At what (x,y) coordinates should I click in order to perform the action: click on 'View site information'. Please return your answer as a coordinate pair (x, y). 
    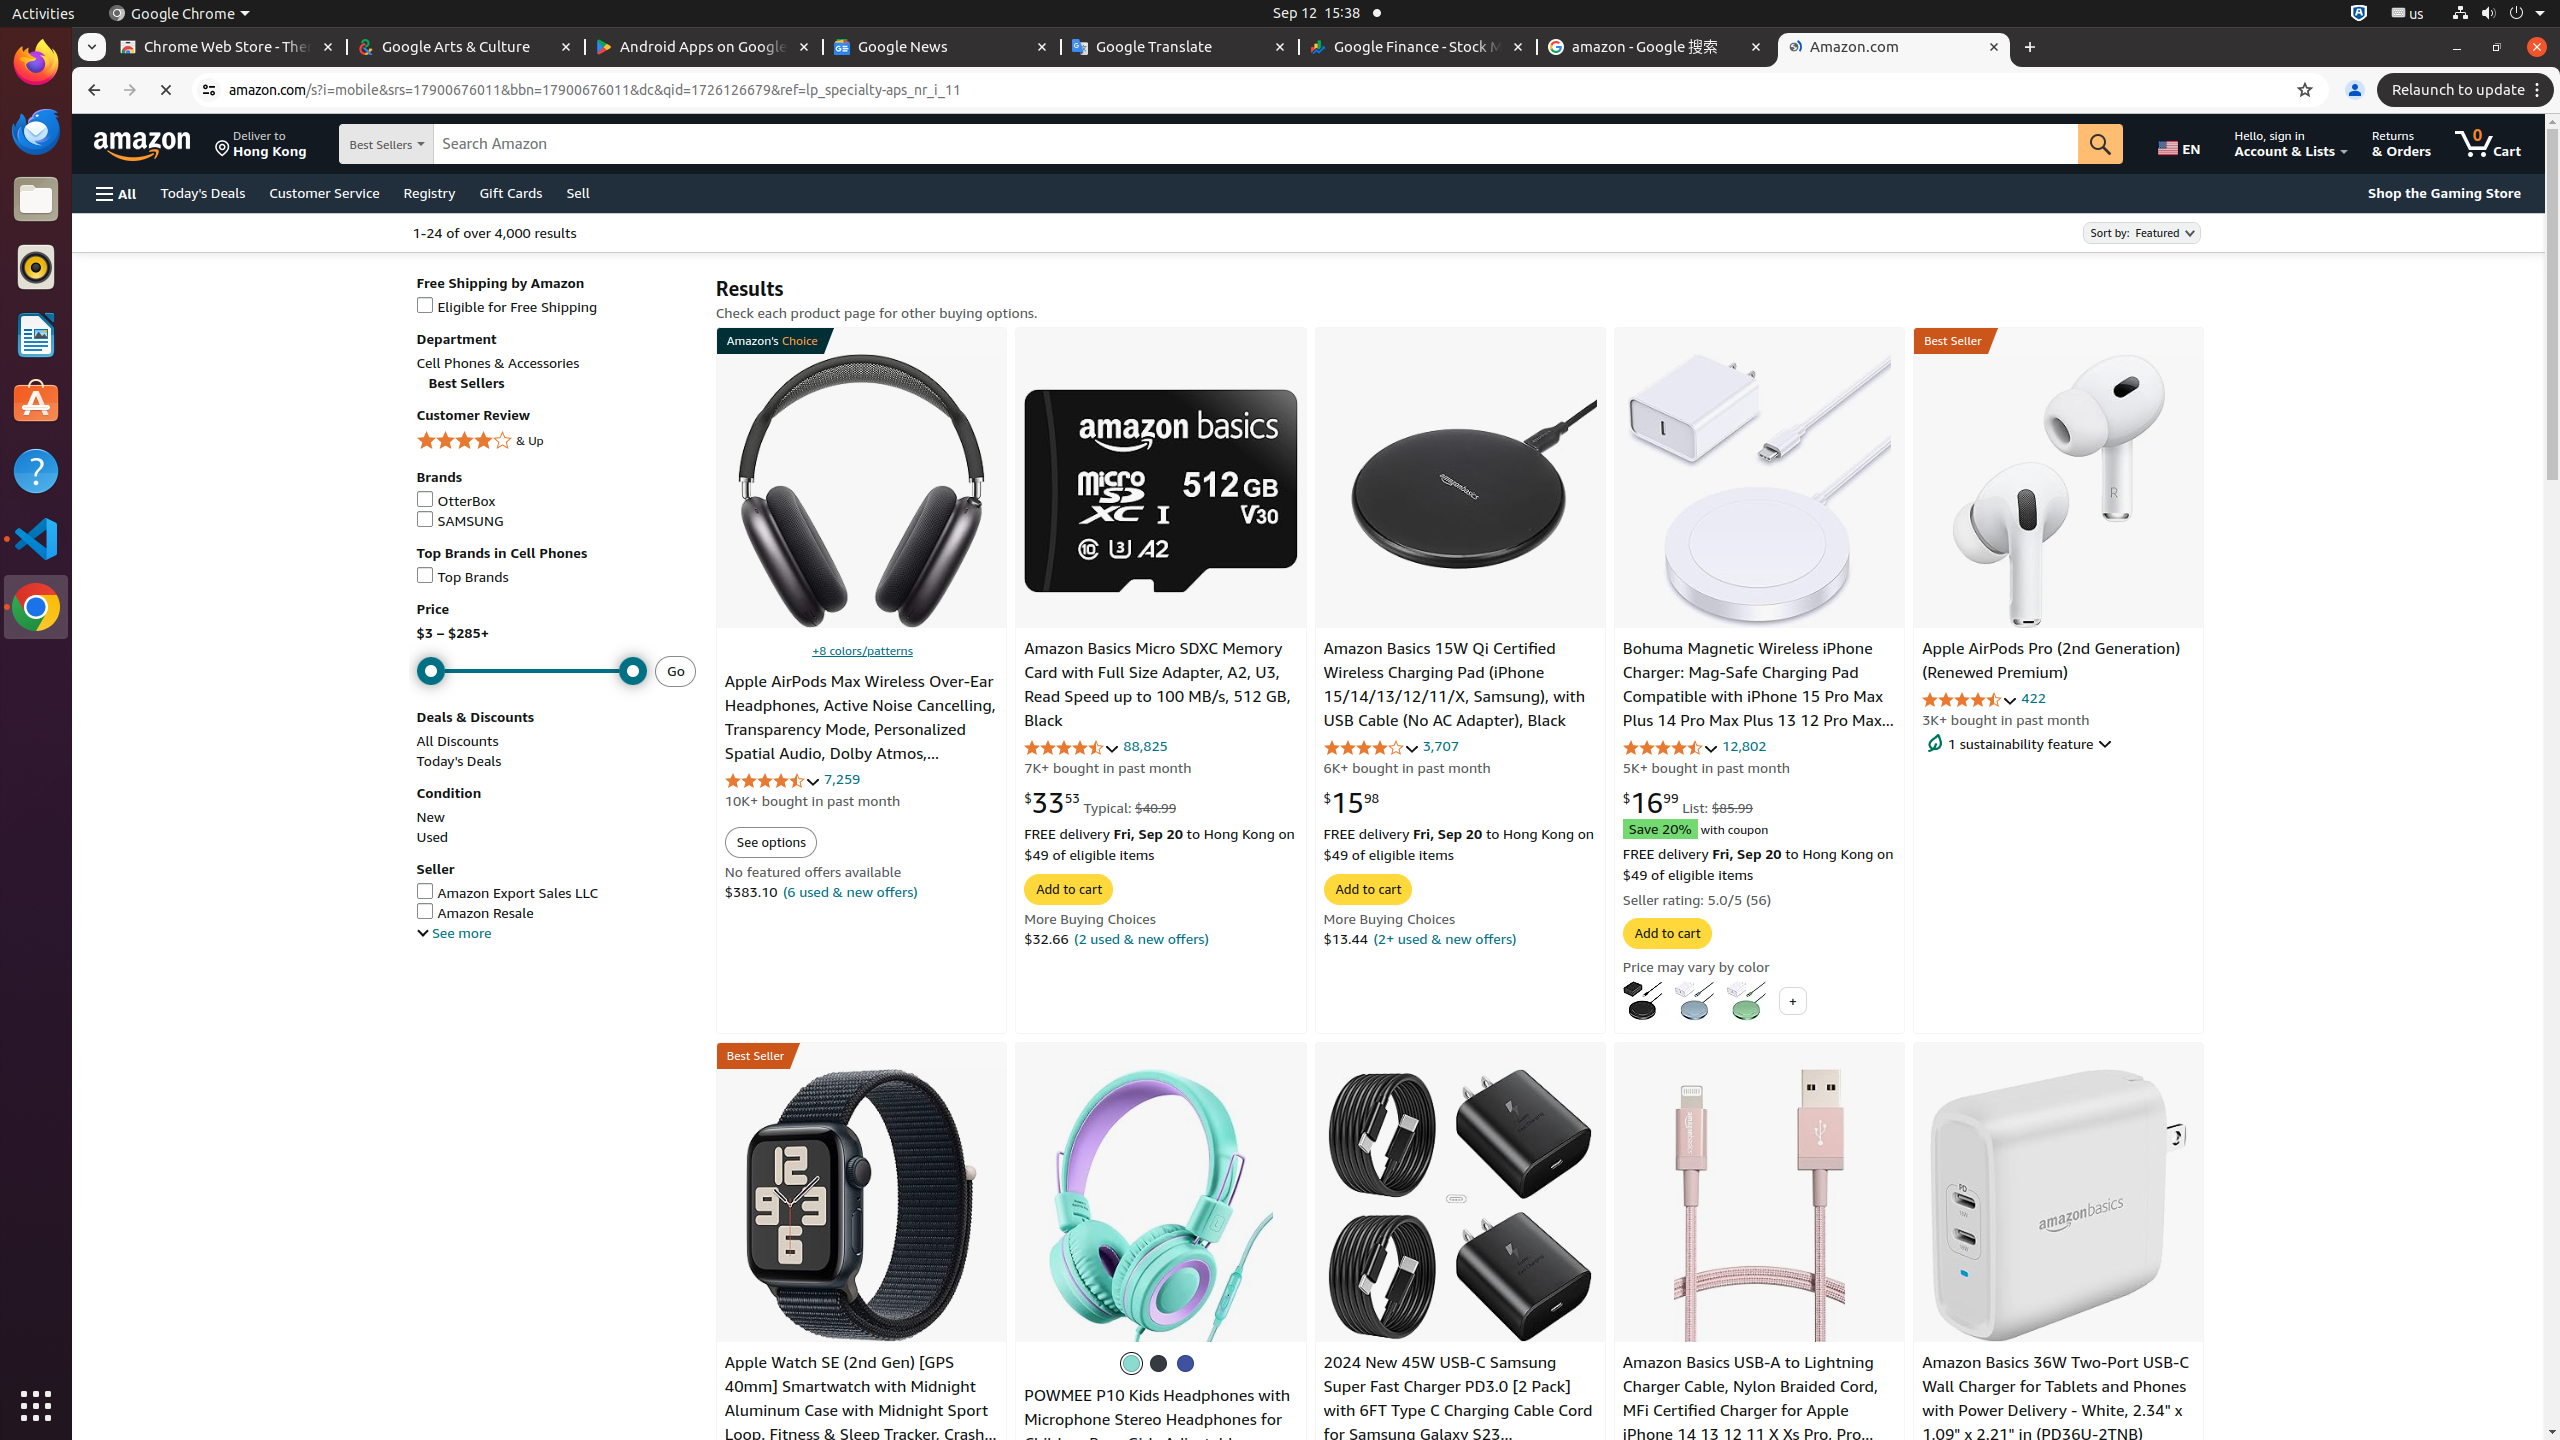
    Looking at the image, I should click on (207, 89).